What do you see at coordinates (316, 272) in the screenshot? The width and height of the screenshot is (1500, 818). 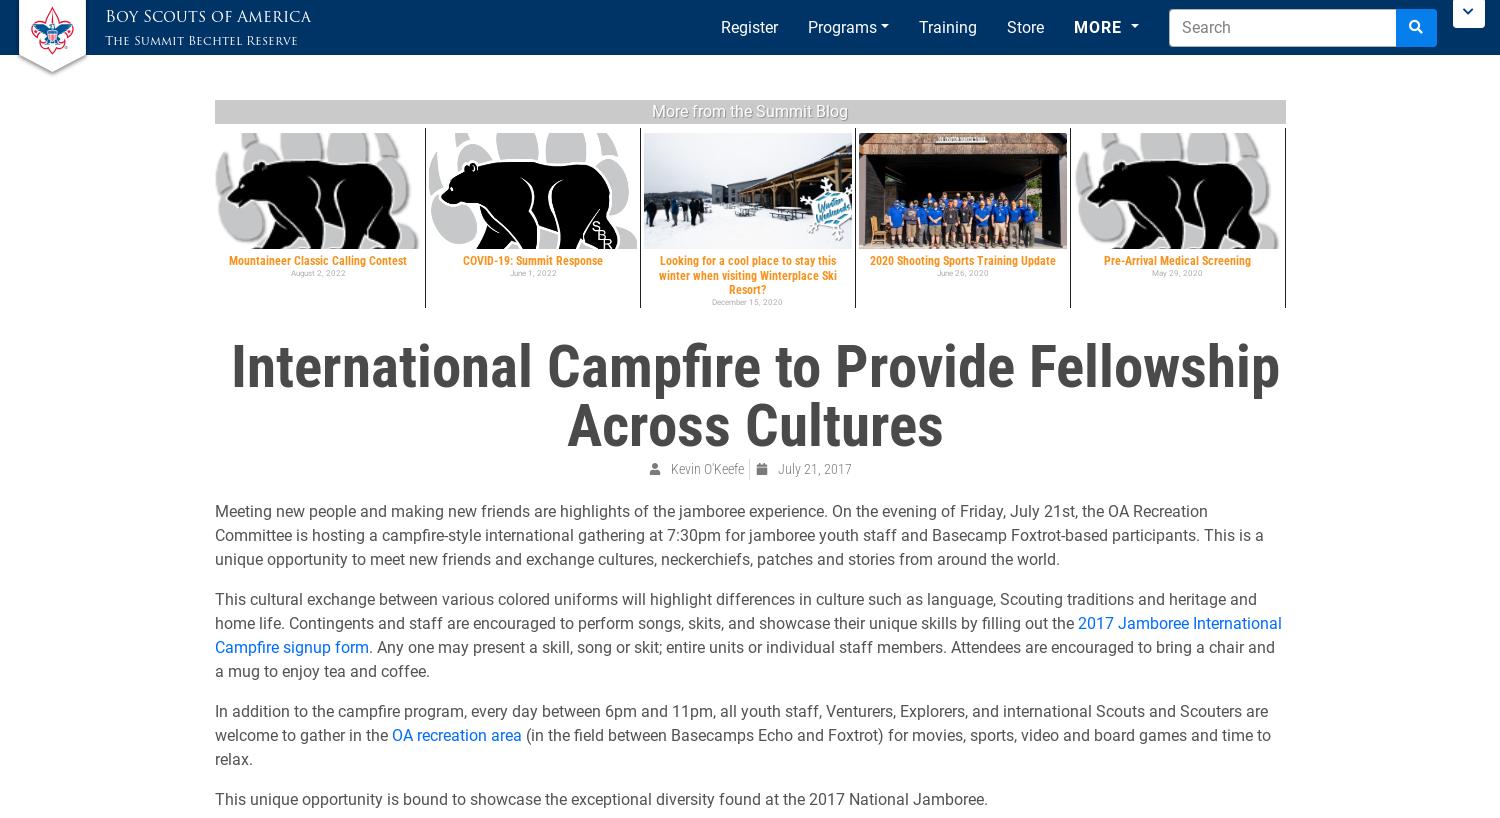 I see `'August 2, 2022'` at bounding box center [316, 272].